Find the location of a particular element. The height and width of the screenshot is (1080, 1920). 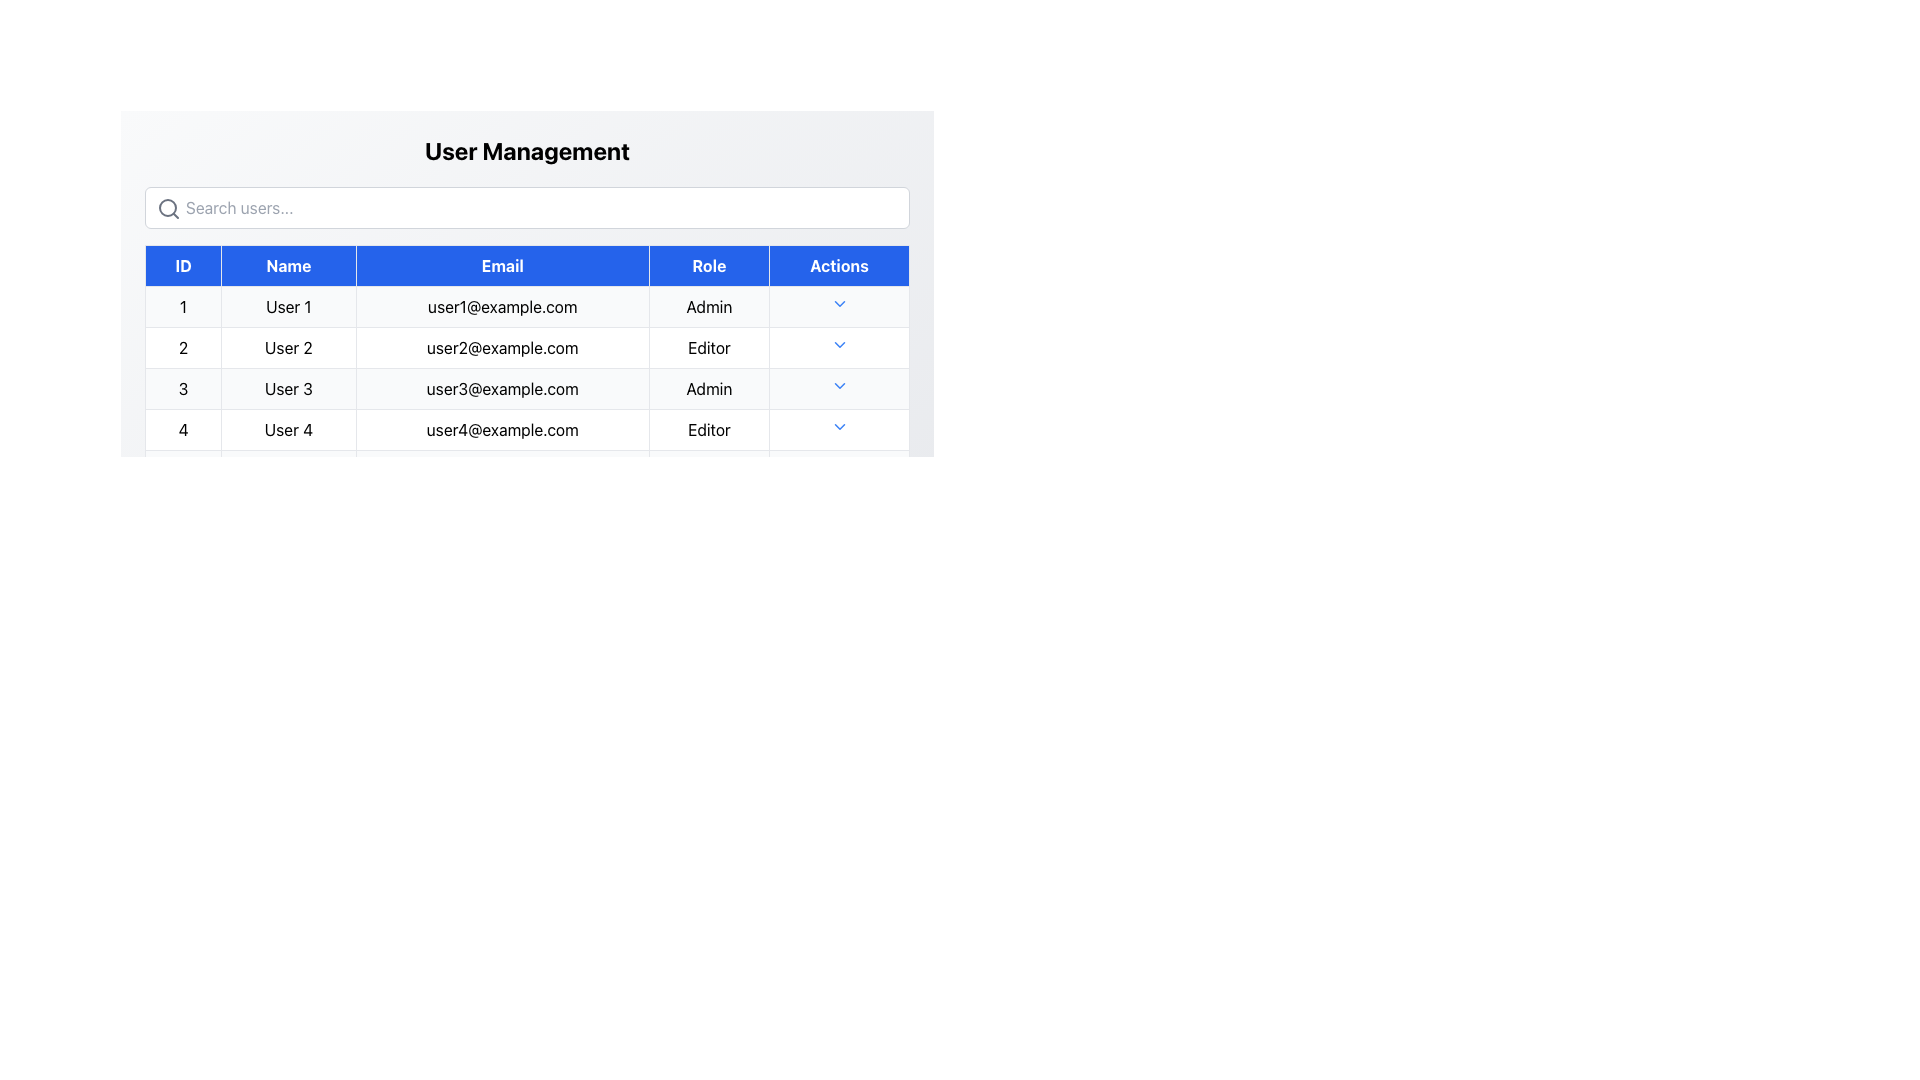

the Icon Button located at the bottom-most row of the table under the 'Actions' column, which serves as an interactive dropdown trigger is located at coordinates (839, 426).